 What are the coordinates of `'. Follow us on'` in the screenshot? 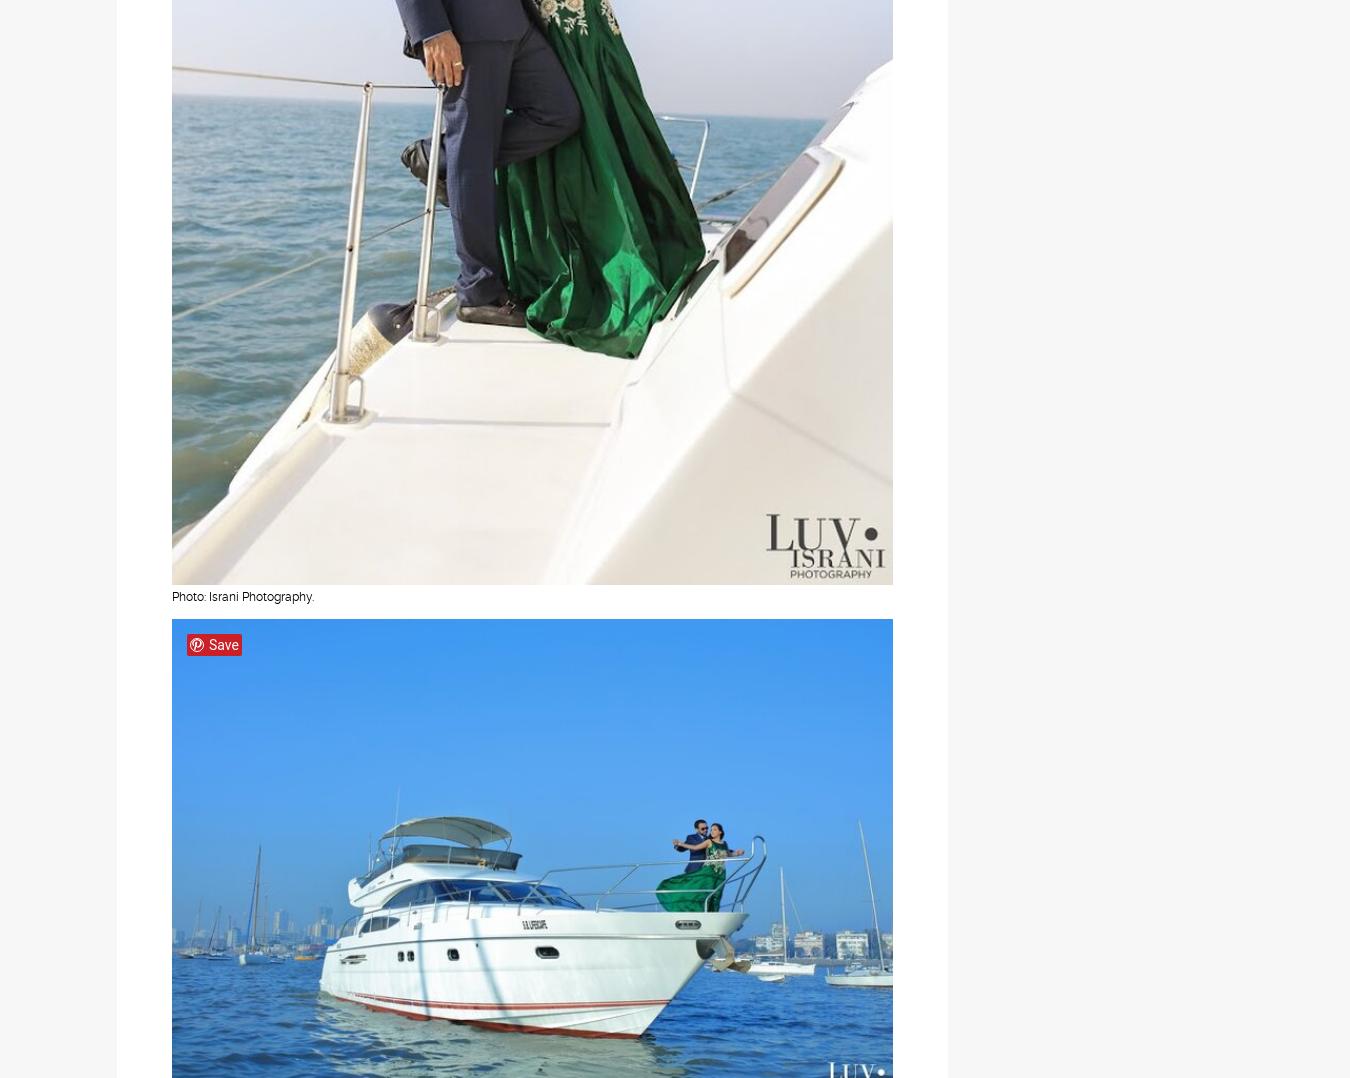 It's located at (707, 632).